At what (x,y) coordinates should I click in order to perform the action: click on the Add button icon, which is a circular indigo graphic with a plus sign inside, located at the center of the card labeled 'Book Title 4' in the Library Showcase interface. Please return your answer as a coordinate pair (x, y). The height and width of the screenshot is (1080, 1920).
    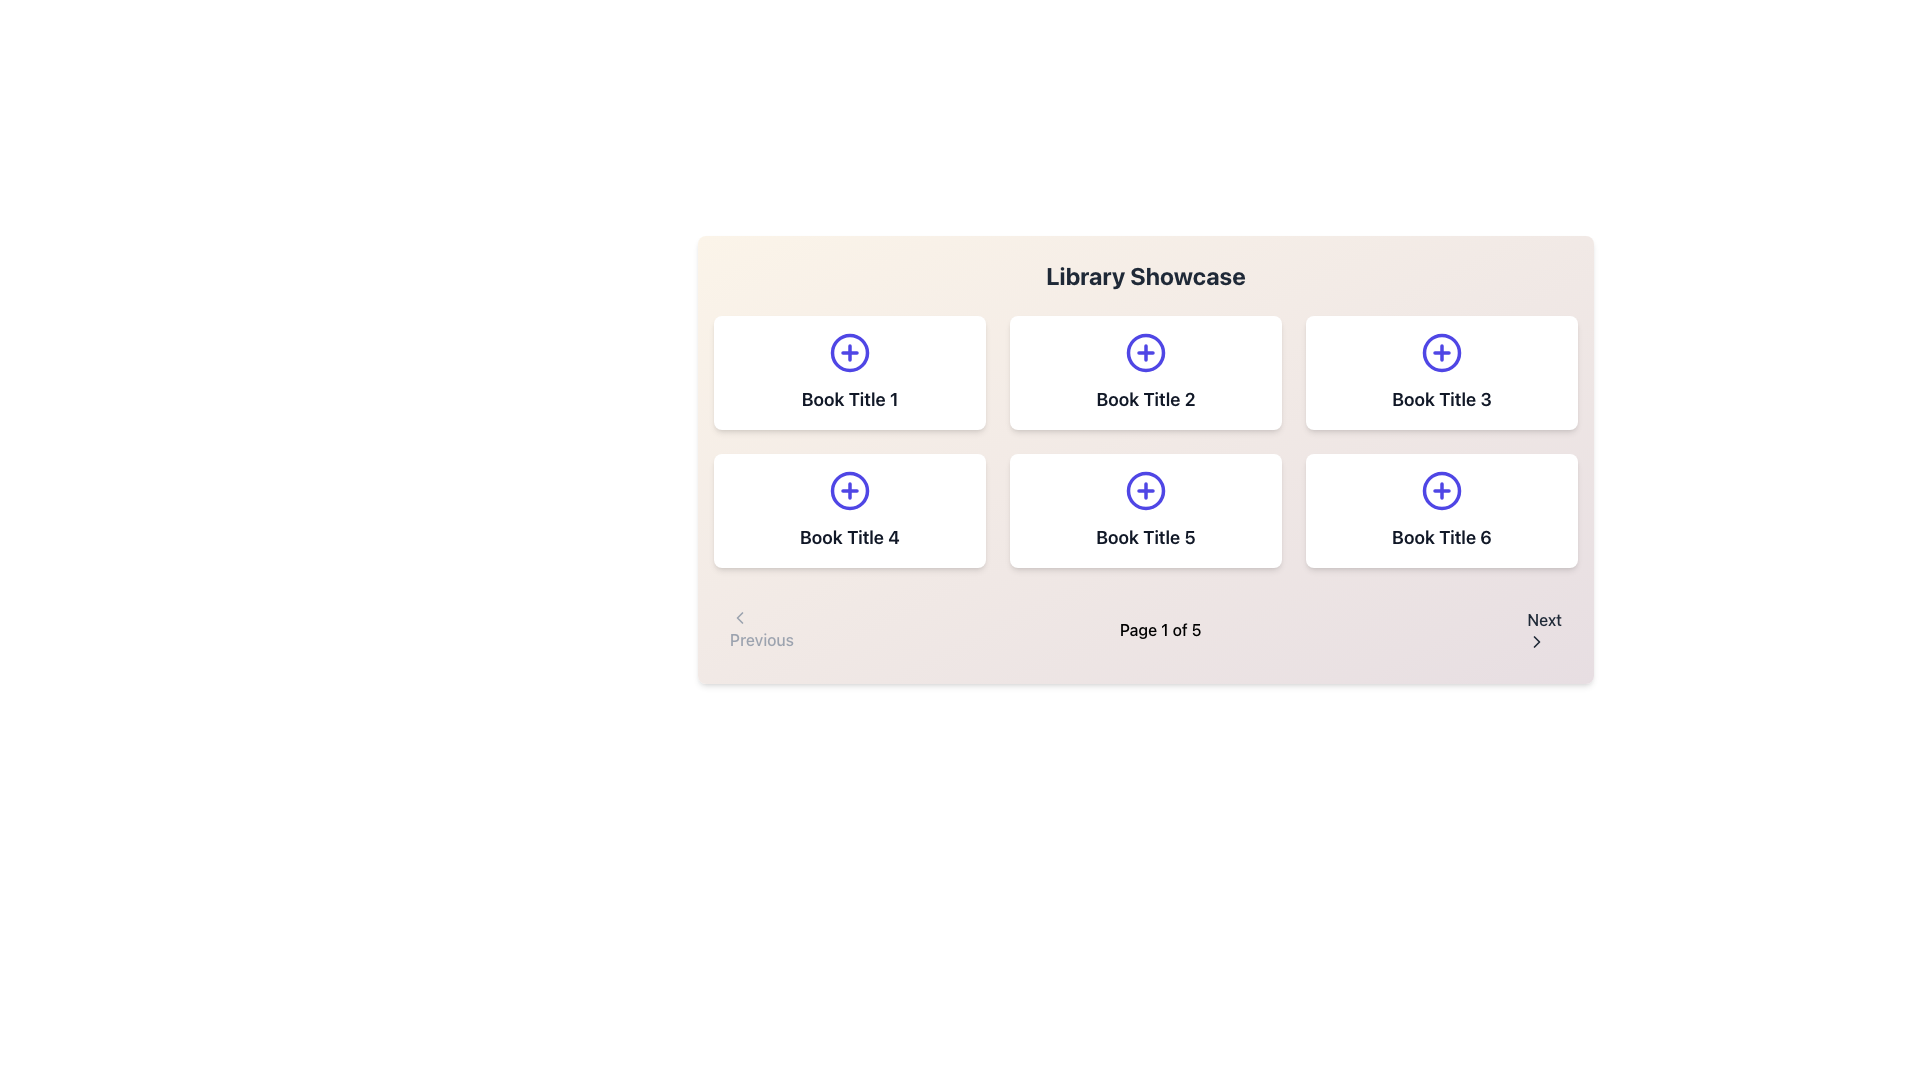
    Looking at the image, I should click on (849, 490).